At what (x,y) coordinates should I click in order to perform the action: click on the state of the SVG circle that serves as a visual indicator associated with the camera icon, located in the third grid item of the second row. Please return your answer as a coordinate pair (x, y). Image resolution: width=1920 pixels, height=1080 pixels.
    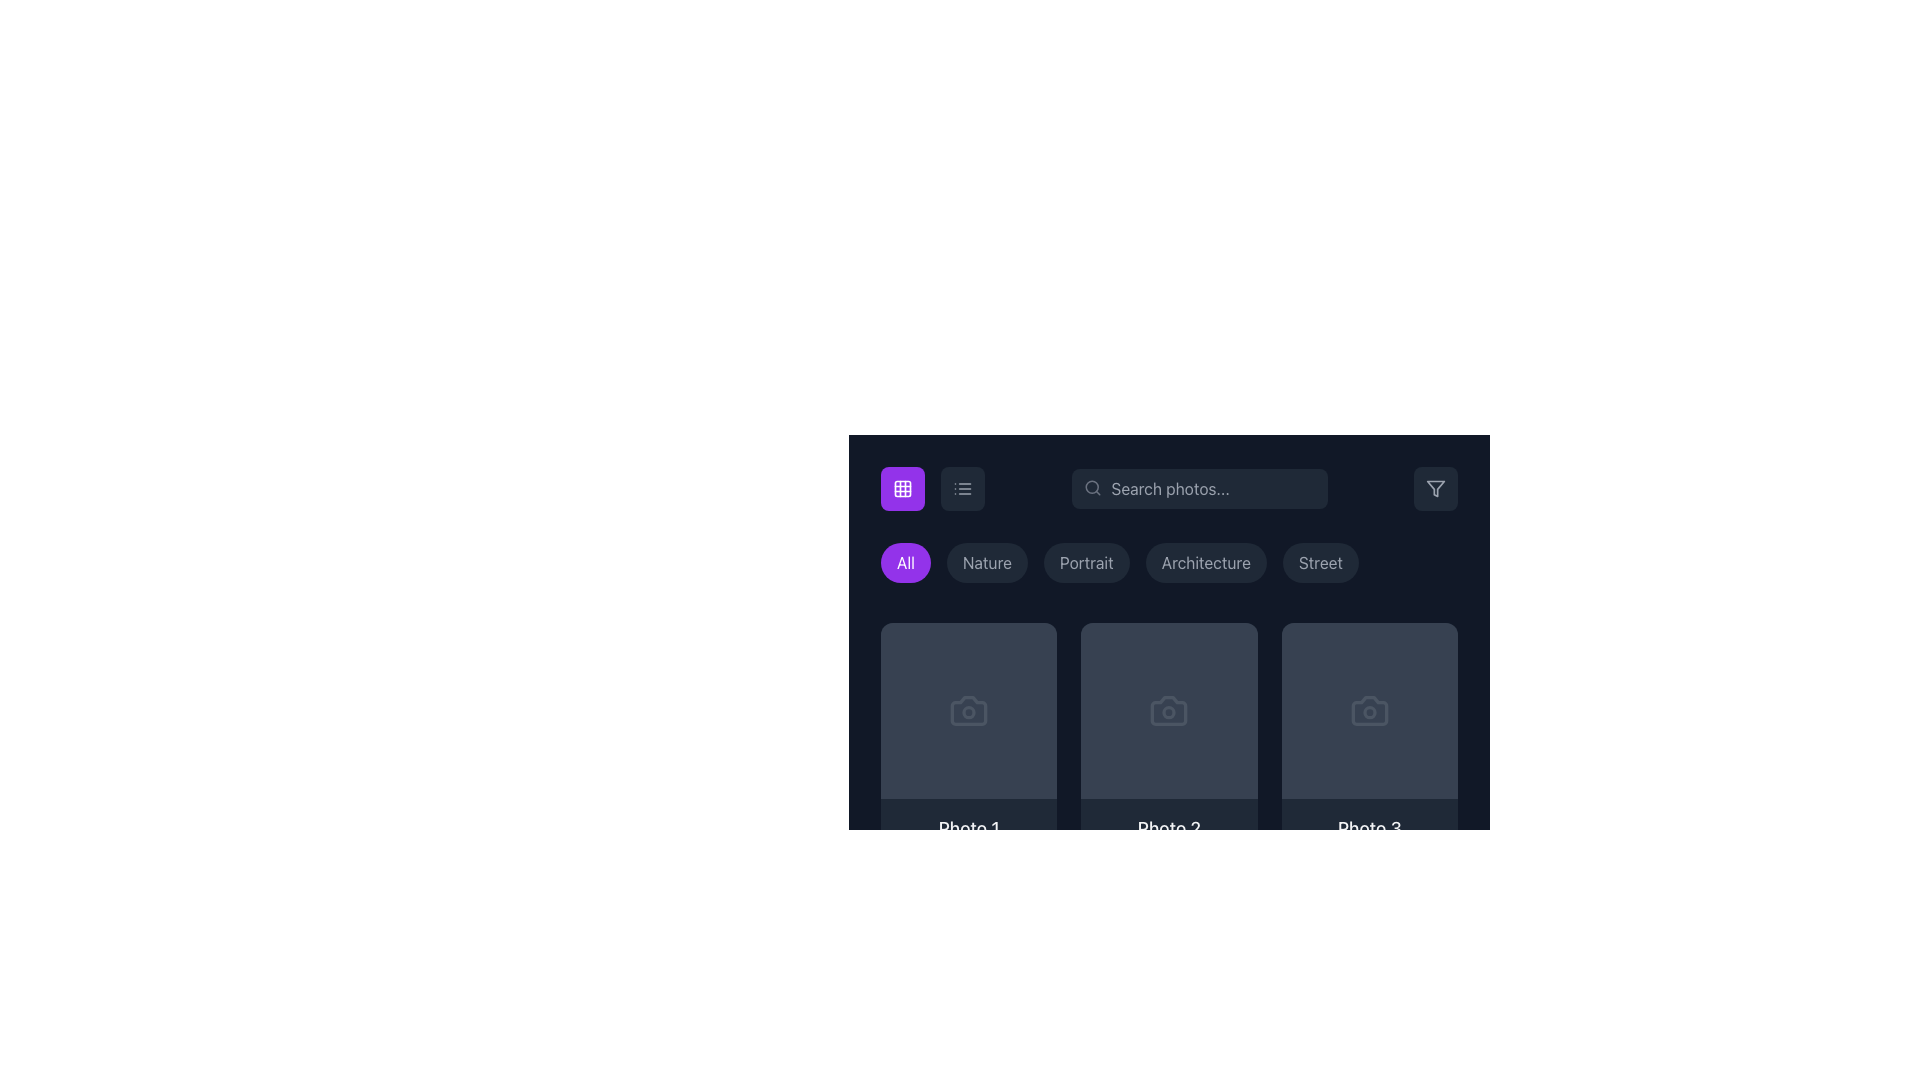
    Looking at the image, I should click on (1368, 711).